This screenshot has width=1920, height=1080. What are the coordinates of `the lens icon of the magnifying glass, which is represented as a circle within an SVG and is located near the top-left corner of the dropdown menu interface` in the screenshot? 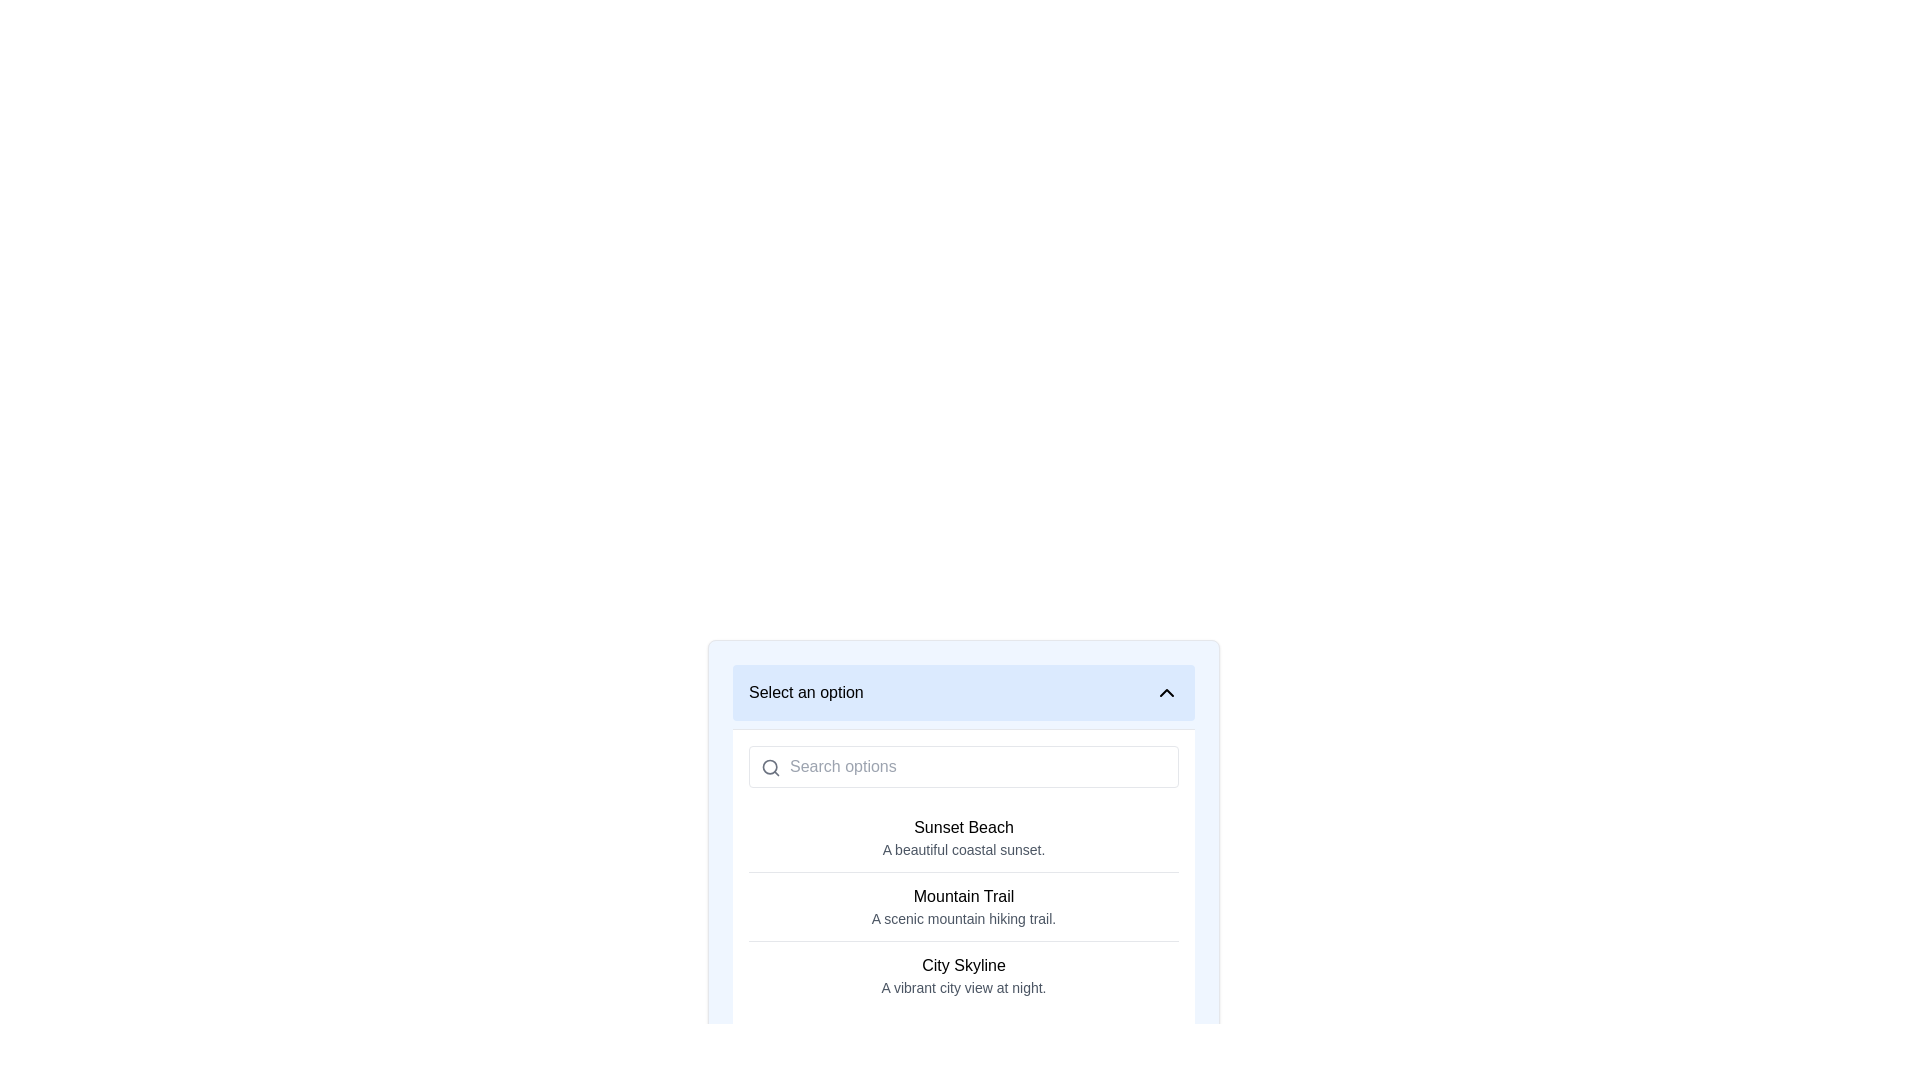 It's located at (769, 766).